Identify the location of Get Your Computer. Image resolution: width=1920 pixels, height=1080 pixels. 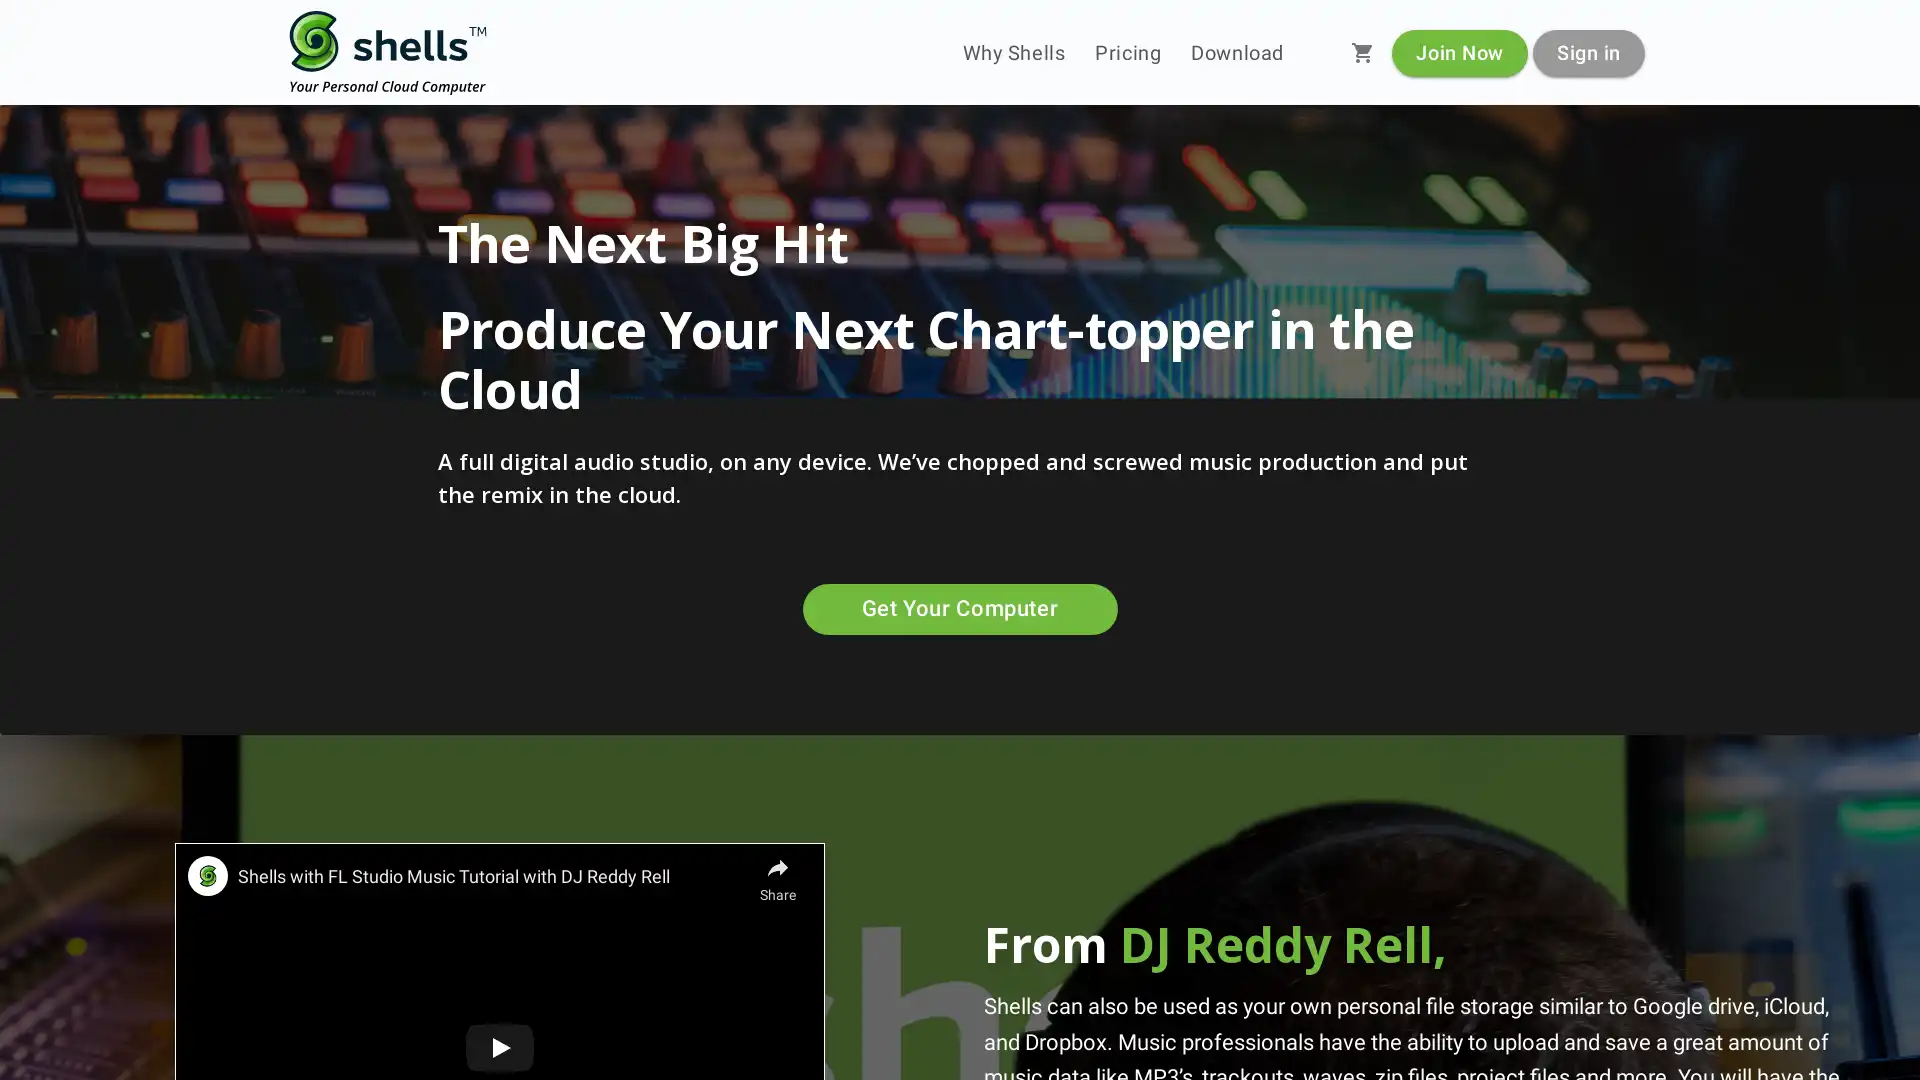
(958, 608).